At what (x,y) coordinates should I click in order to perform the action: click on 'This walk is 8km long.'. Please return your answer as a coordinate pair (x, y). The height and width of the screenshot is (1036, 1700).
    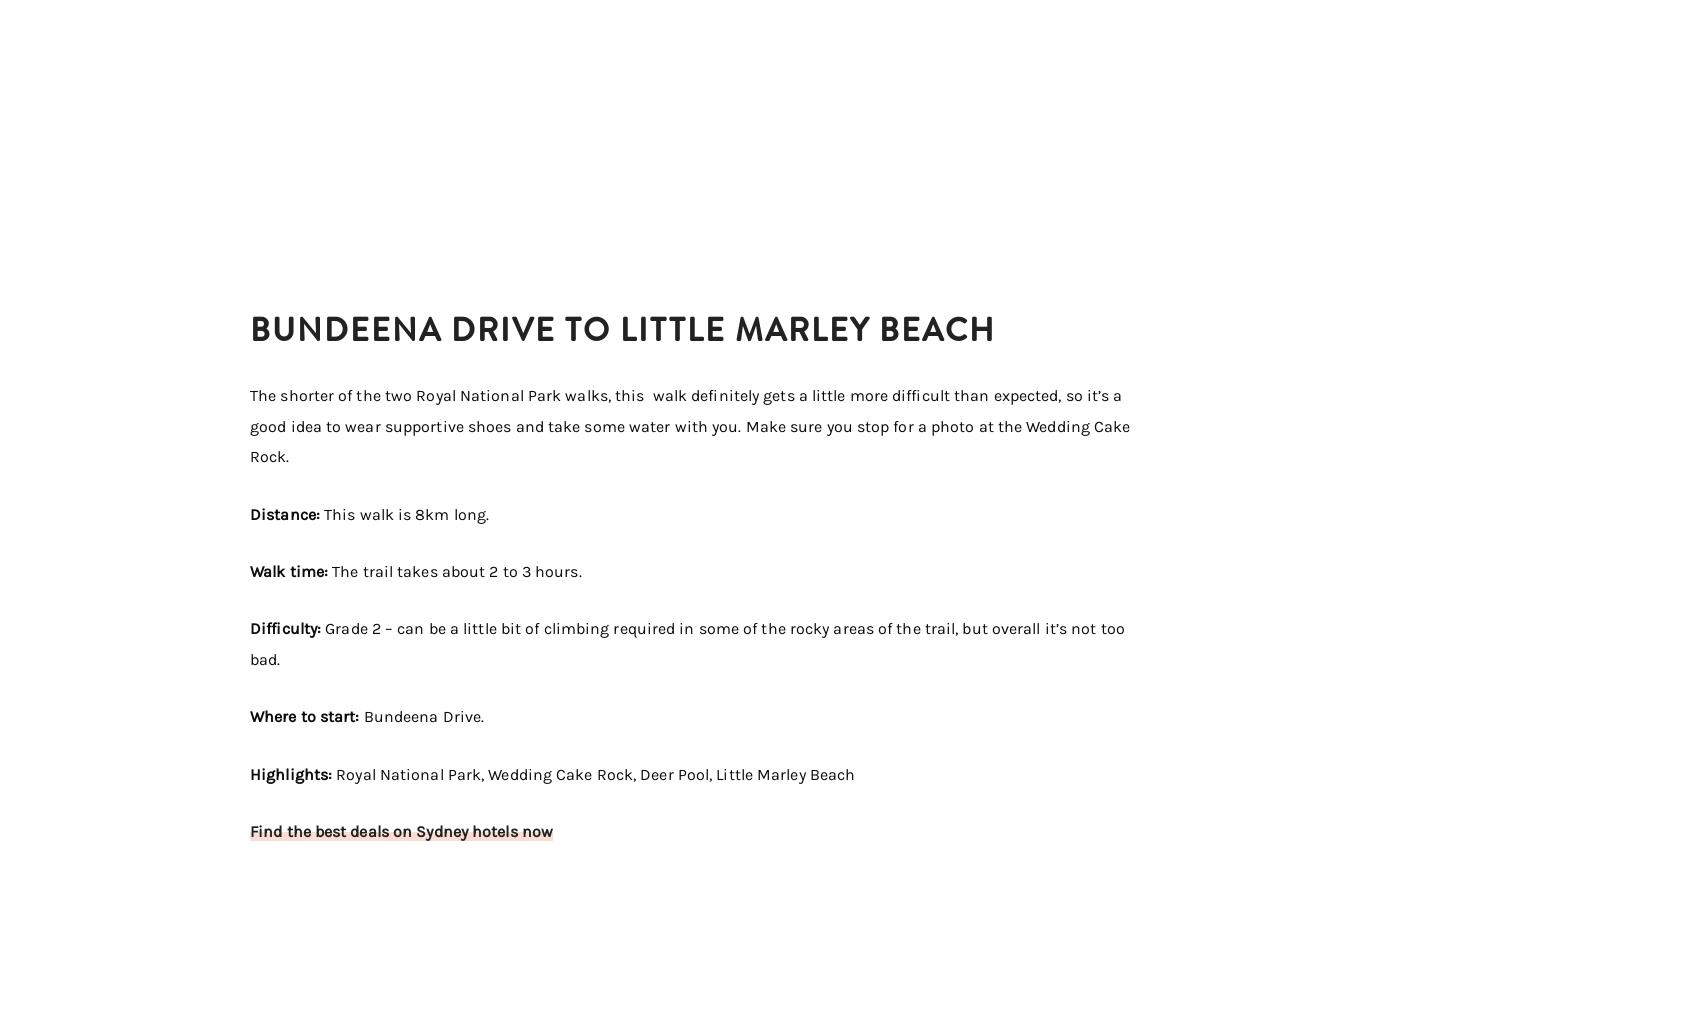
    Looking at the image, I should click on (405, 513).